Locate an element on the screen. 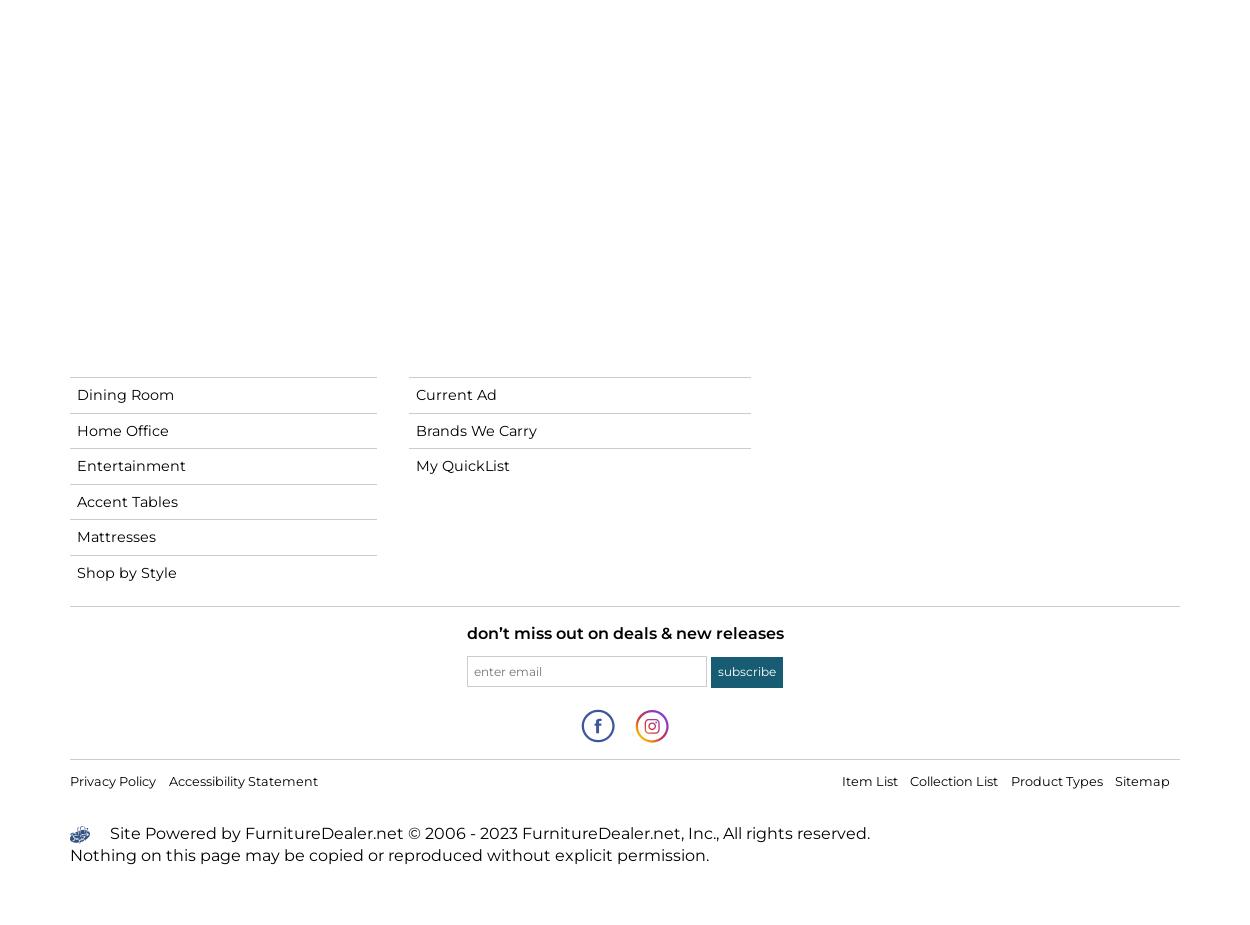 This screenshot has width=1250, height=925. 'Current Ad' is located at coordinates (455, 393).